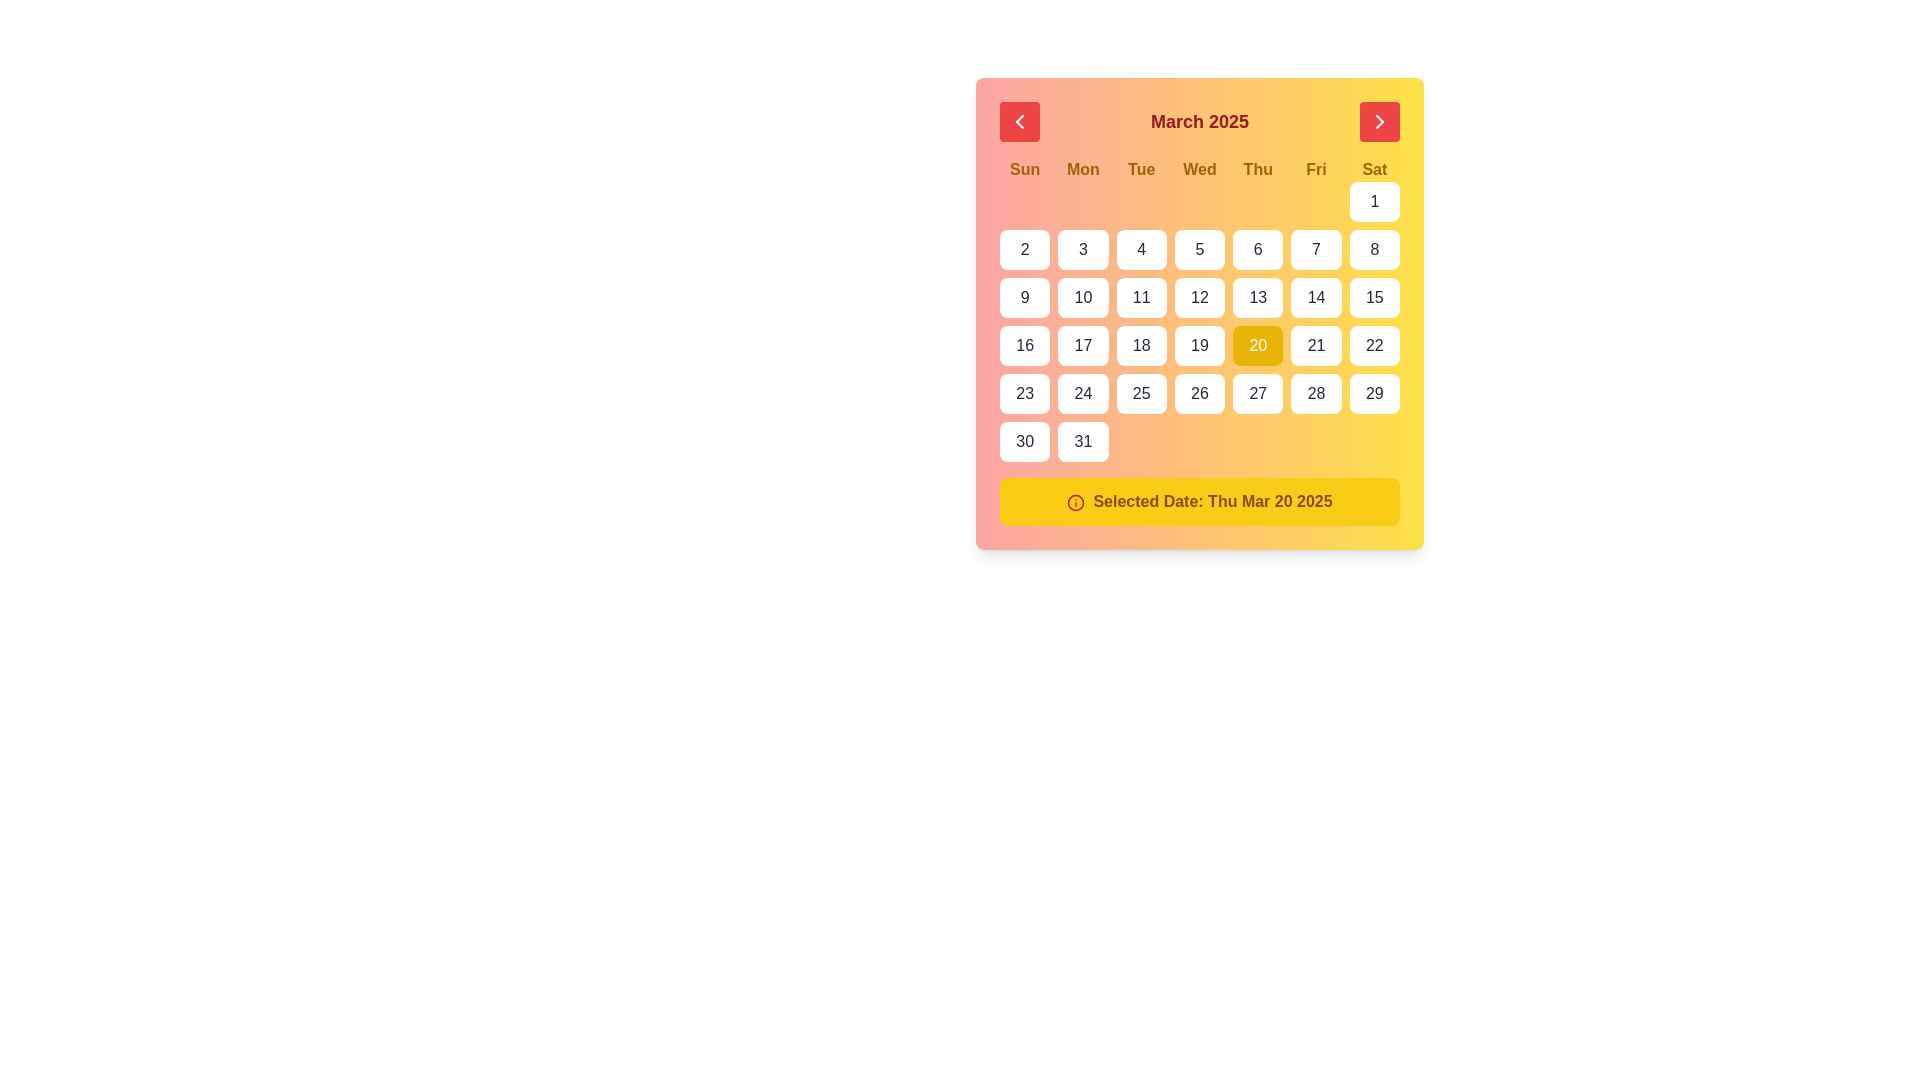  What do you see at coordinates (1200, 168) in the screenshot?
I see `the label representing 'Wed' in the calendar header, which is the fourth item between 'Tue' and 'Thu'` at bounding box center [1200, 168].